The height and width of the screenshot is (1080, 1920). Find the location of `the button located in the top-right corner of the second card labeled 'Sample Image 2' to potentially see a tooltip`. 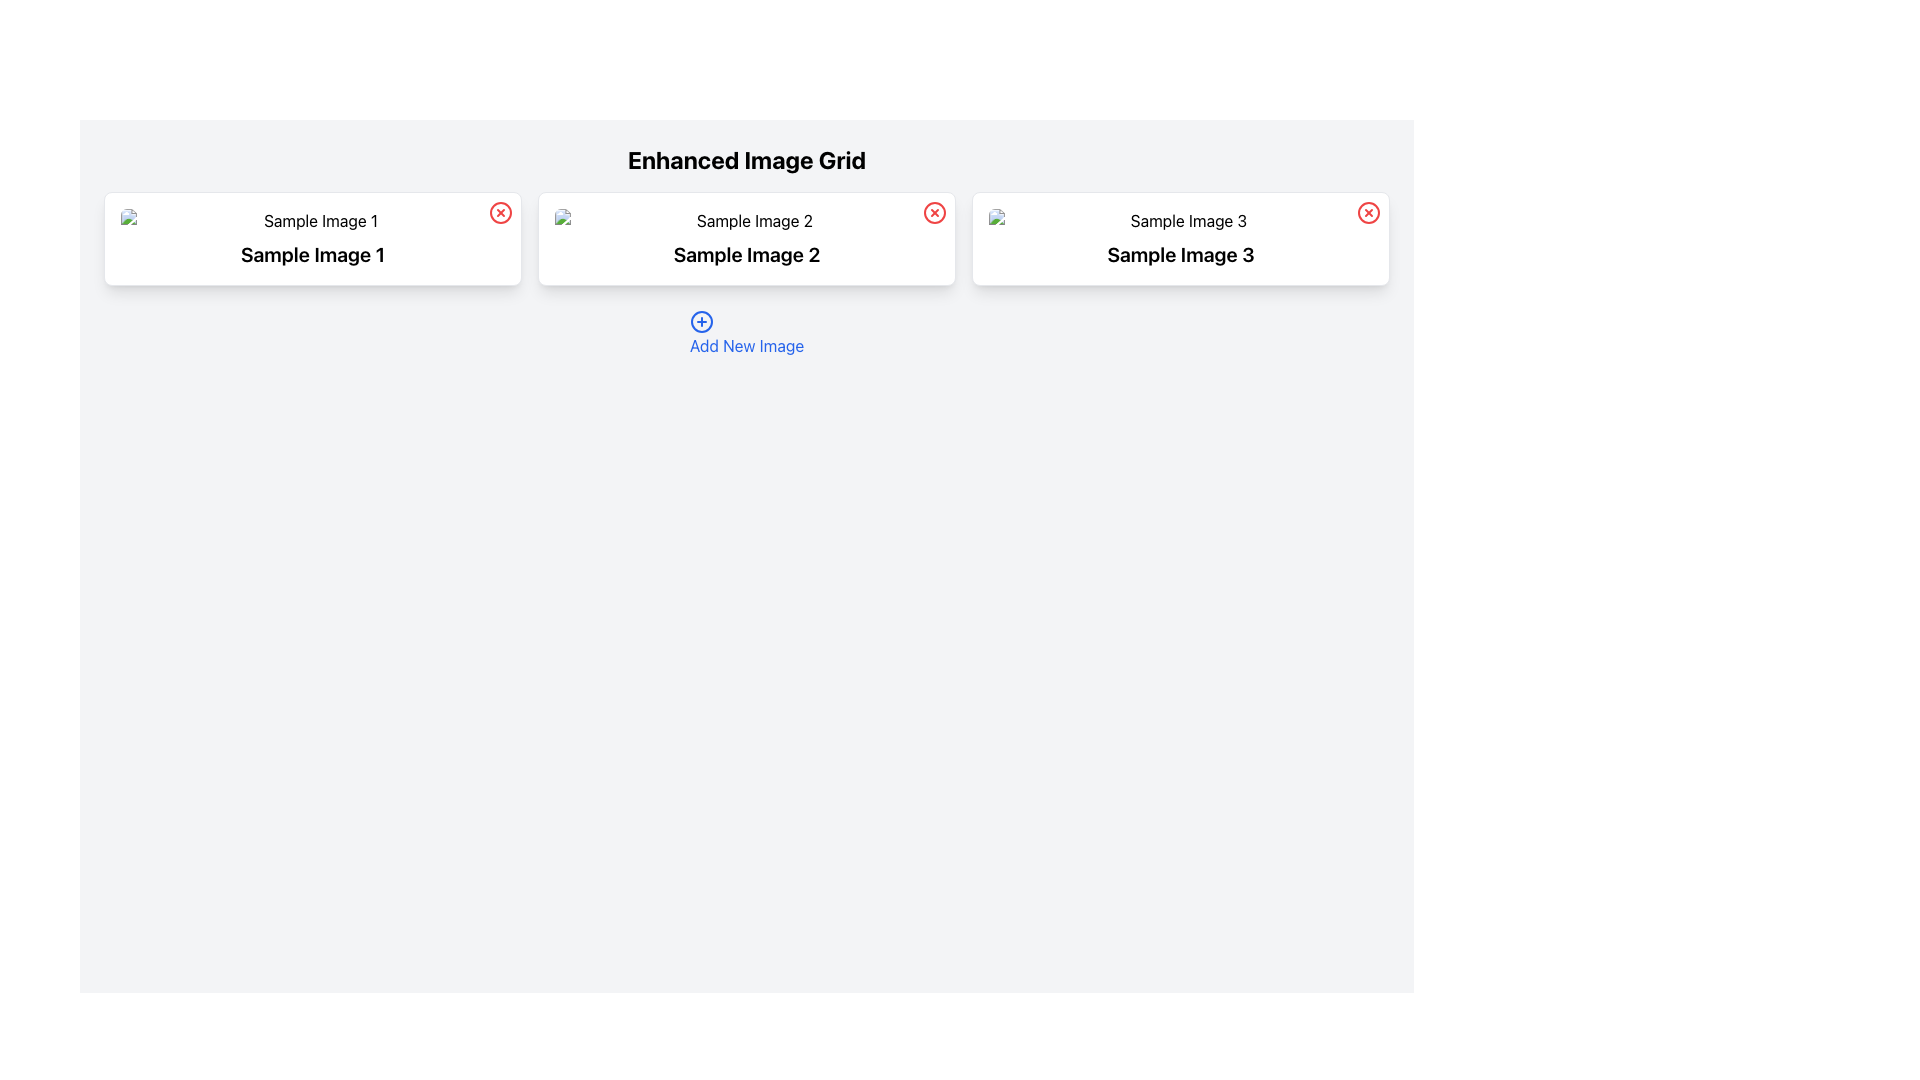

the button located in the top-right corner of the second card labeled 'Sample Image 2' to potentially see a tooltip is located at coordinates (934, 212).